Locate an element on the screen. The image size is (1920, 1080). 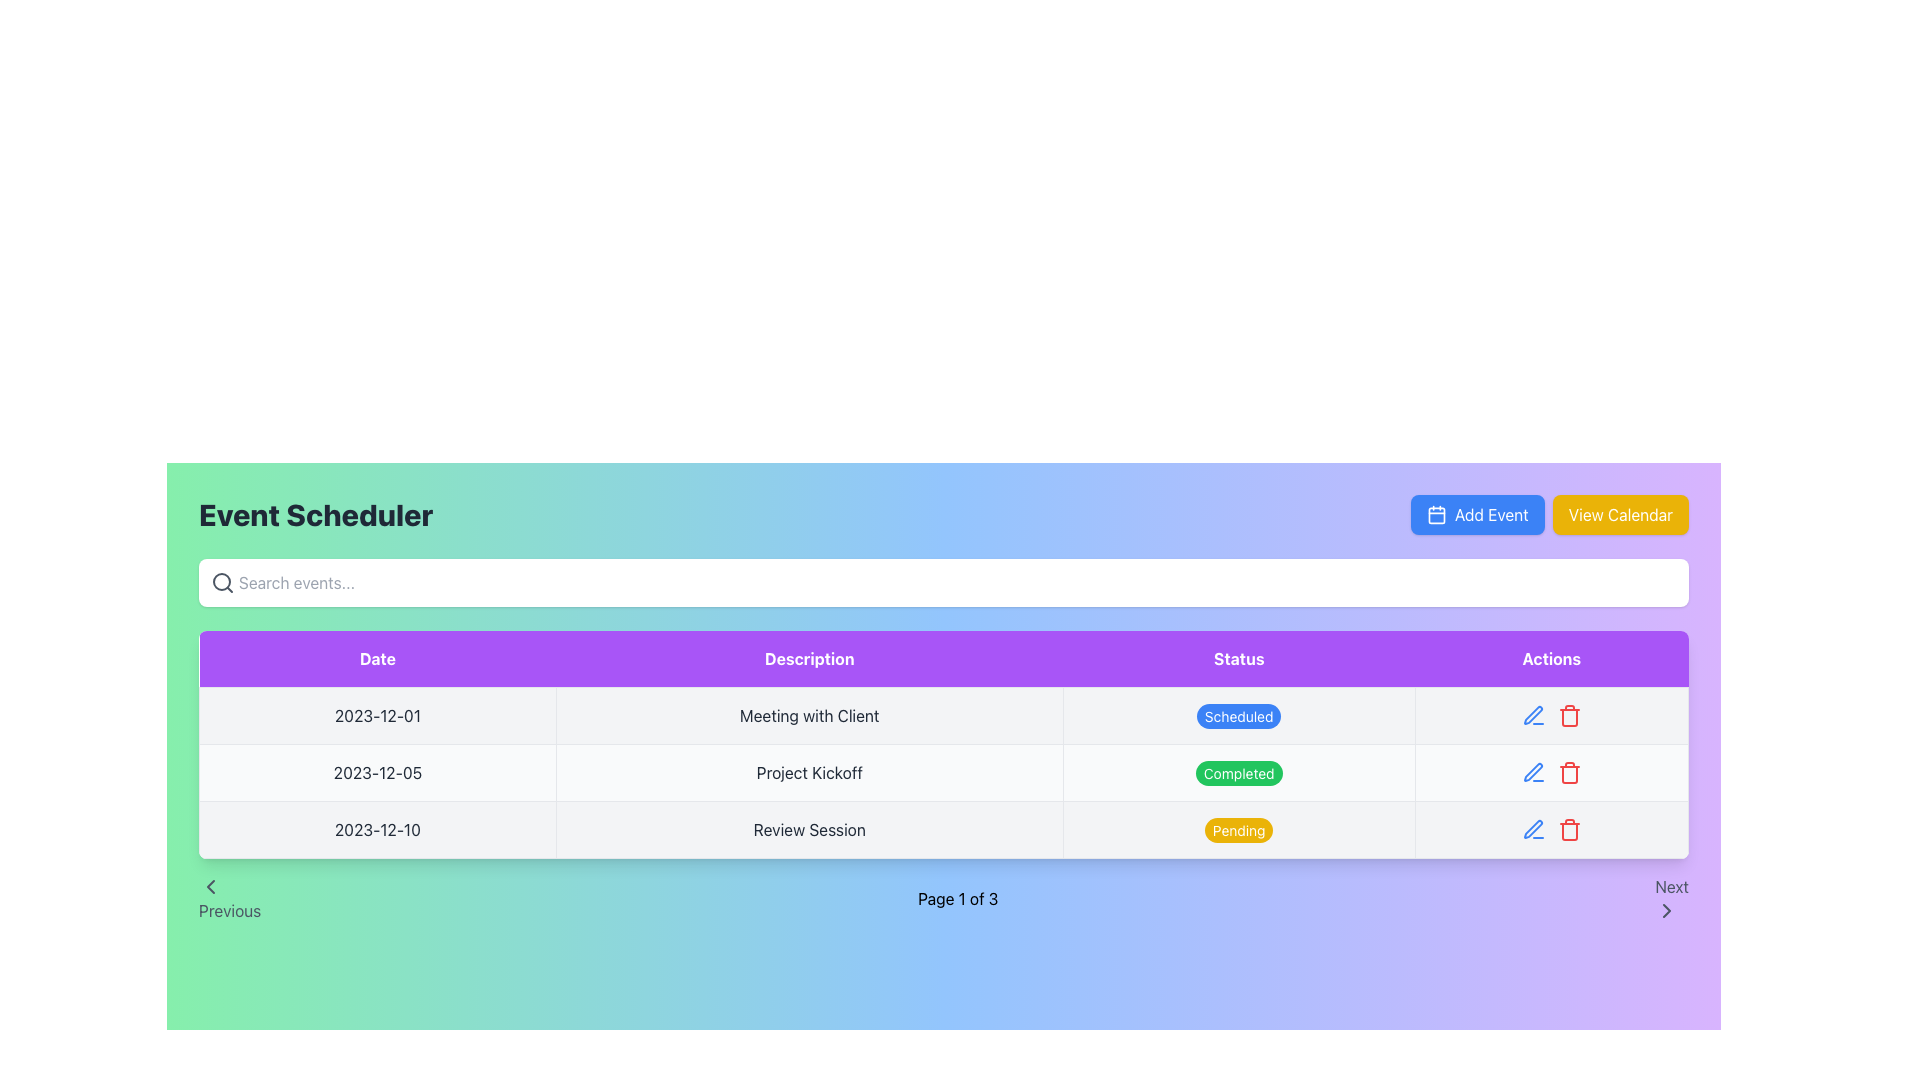
the 'Add Event' button, which has a blue background and white text, located in the upper-right section of the interface is located at coordinates (1477, 514).